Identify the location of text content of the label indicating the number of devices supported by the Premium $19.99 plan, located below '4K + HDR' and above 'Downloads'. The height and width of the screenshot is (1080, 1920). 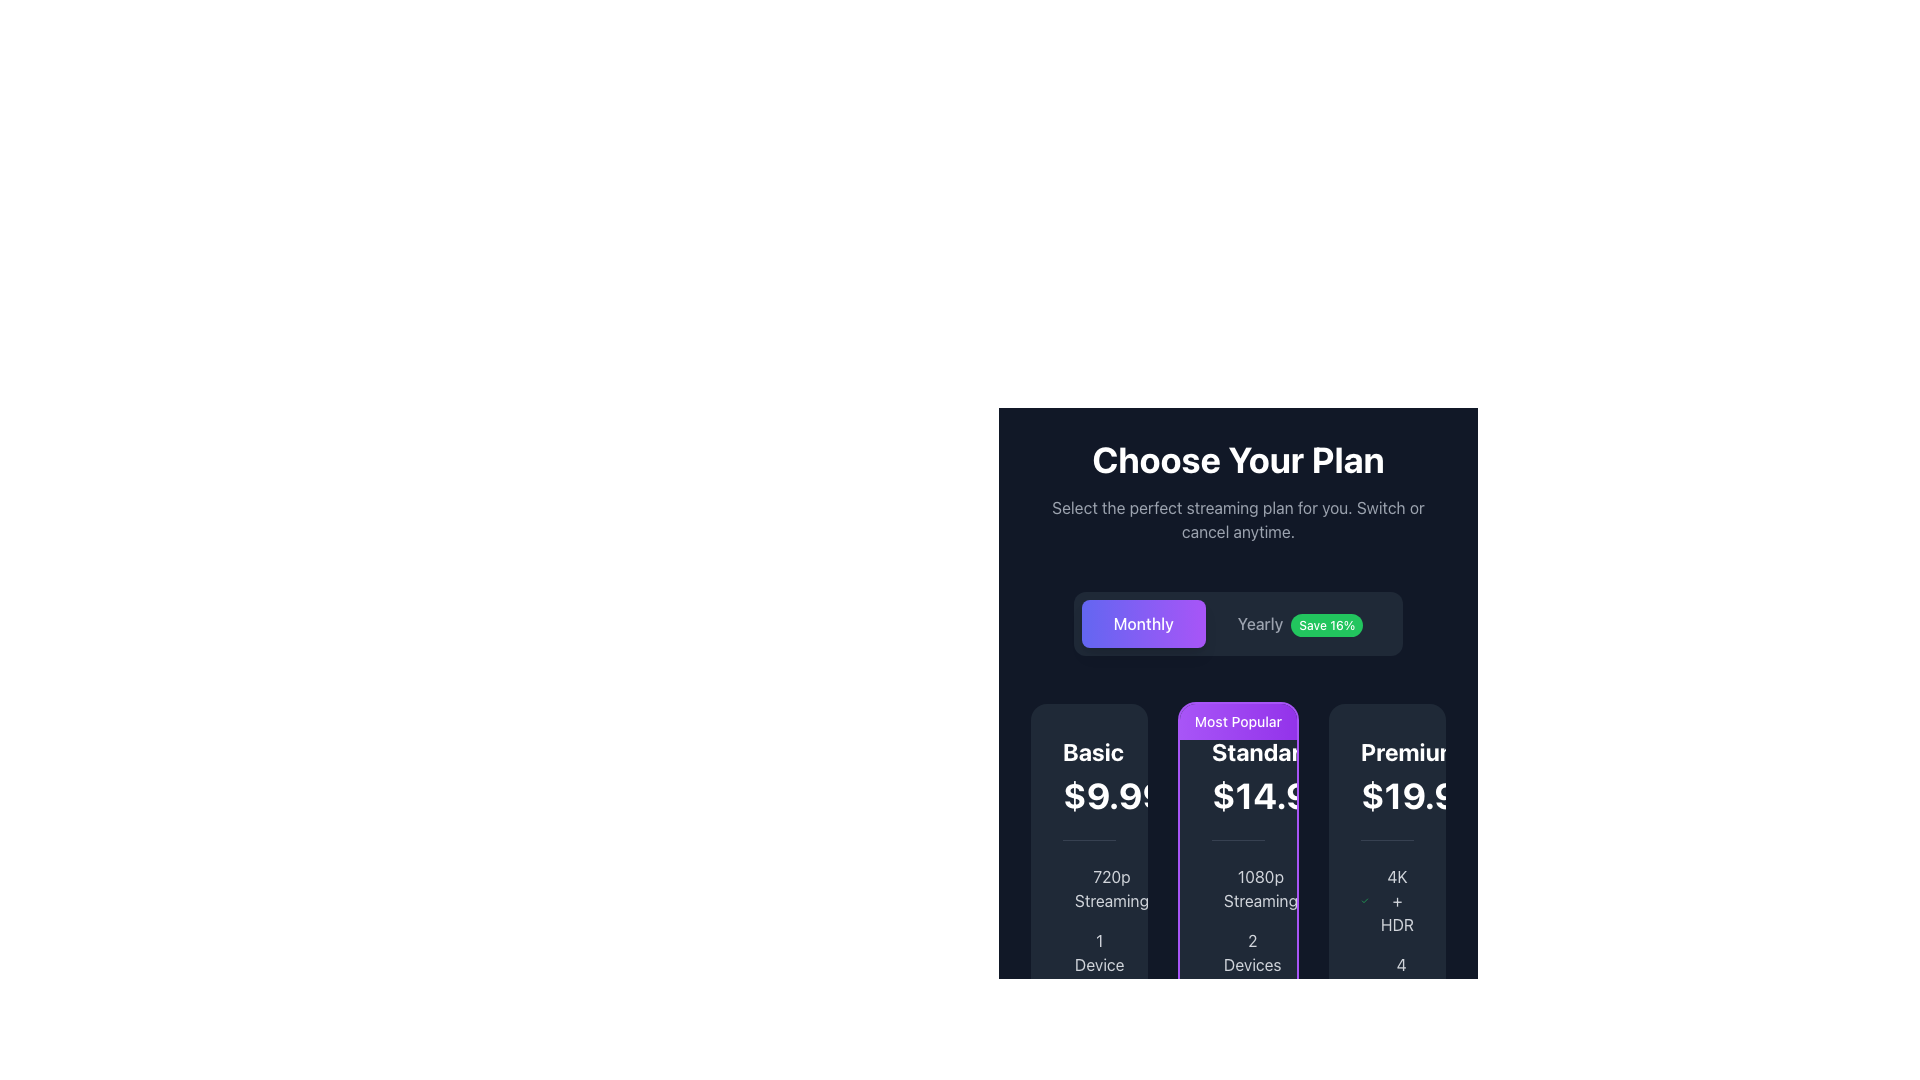
(1386, 975).